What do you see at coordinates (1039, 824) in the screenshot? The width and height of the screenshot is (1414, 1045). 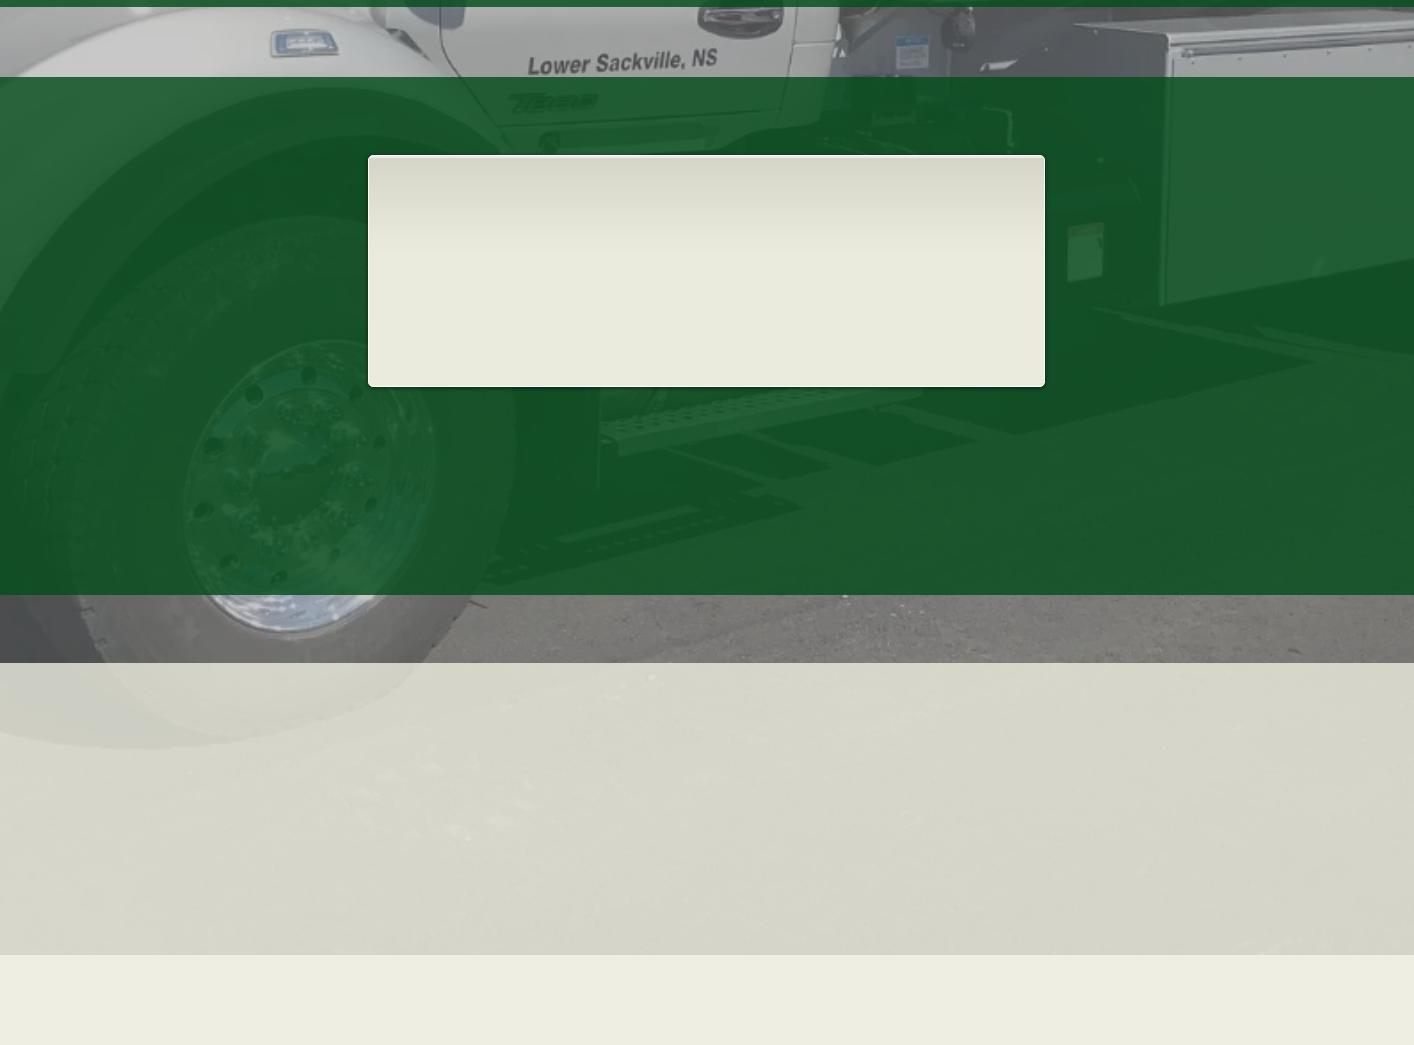 I see `'Goodwood - Prospect Bay'` at bounding box center [1039, 824].